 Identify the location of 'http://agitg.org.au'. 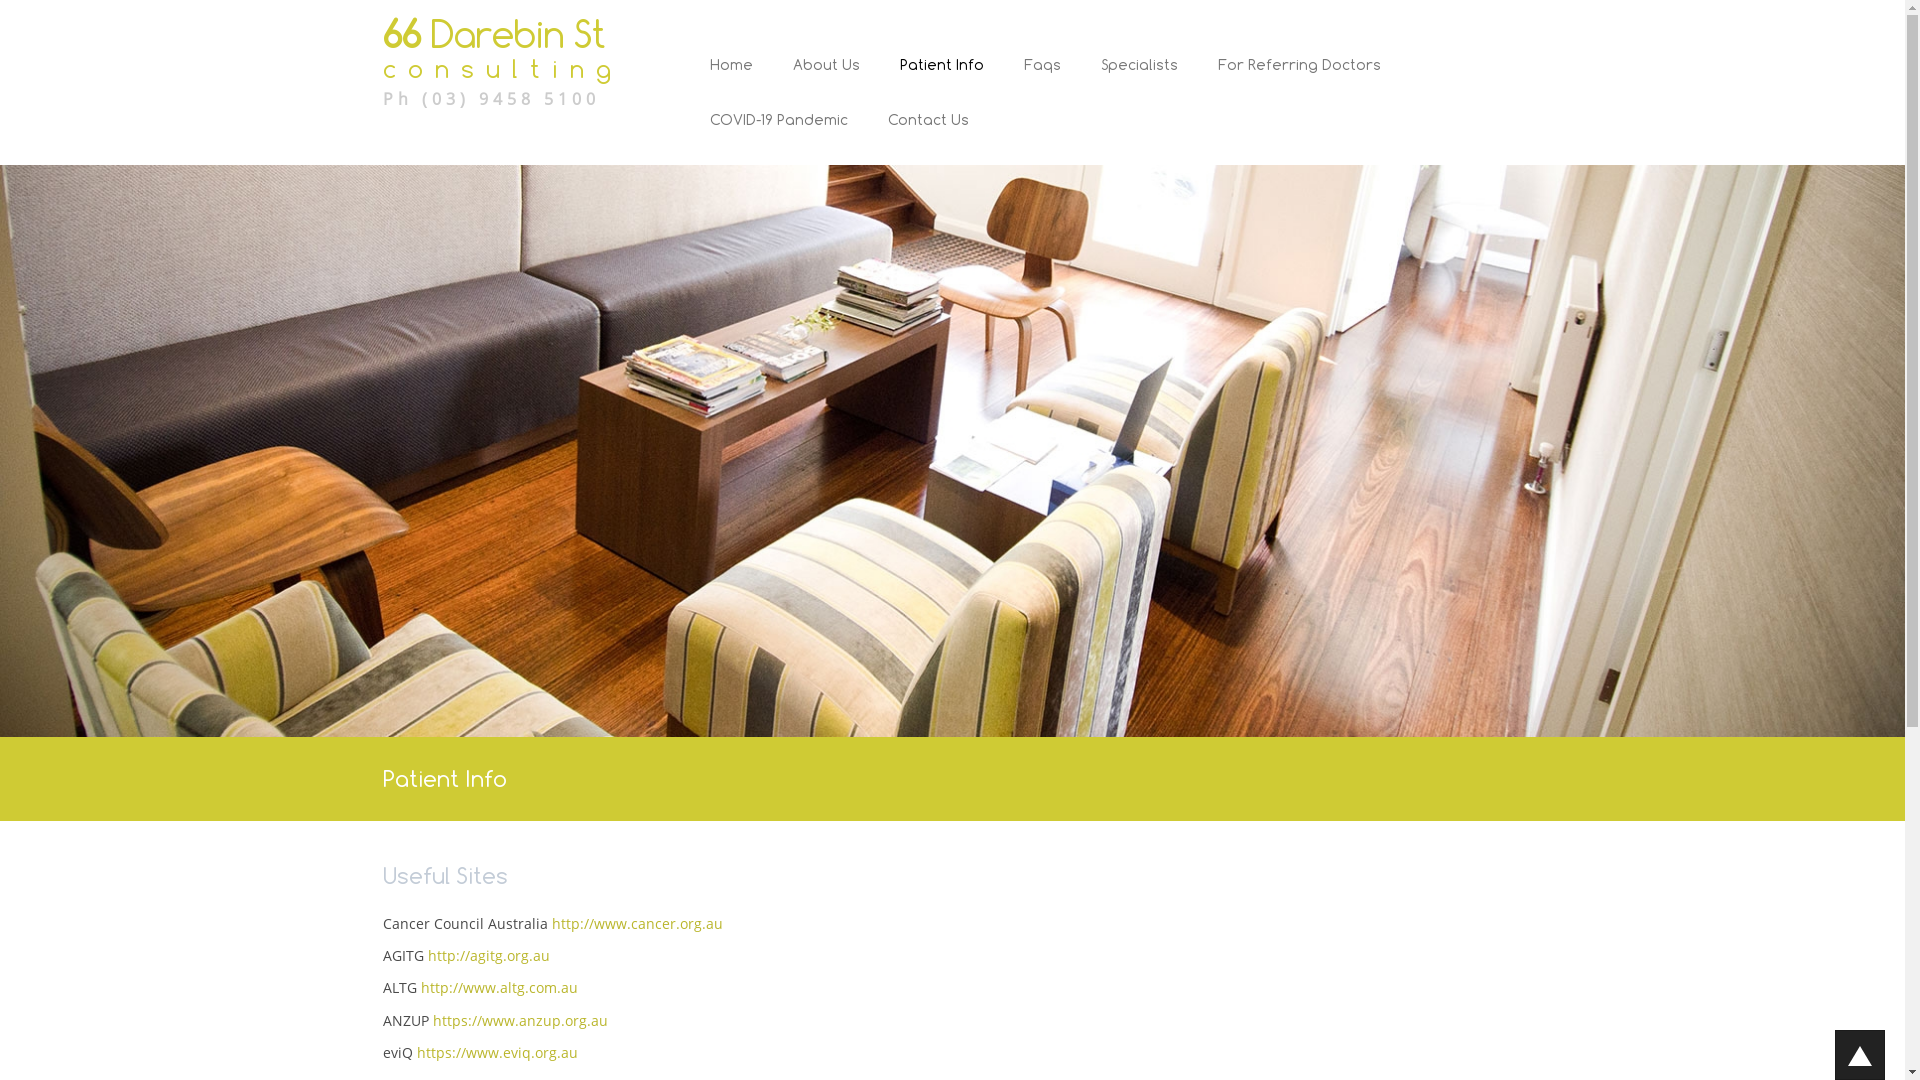
(489, 954).